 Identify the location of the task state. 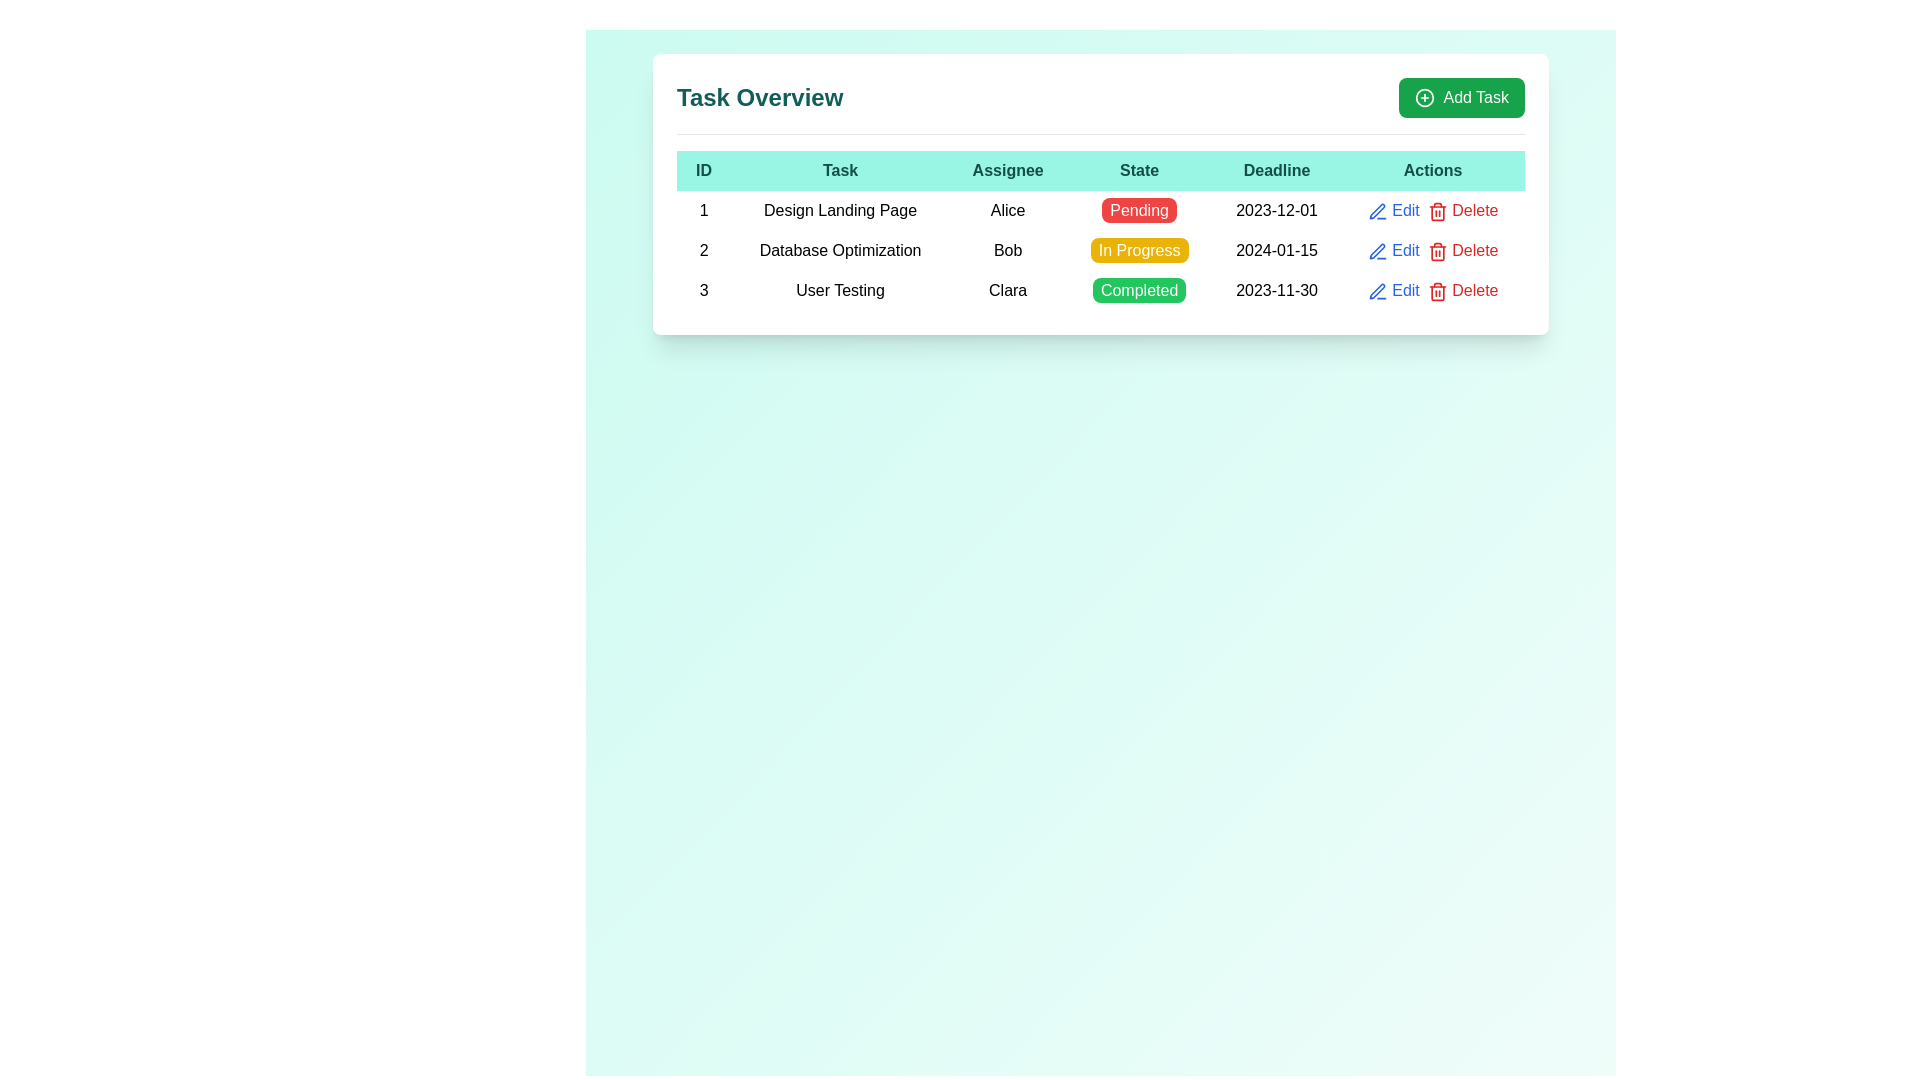
(1139, 211).